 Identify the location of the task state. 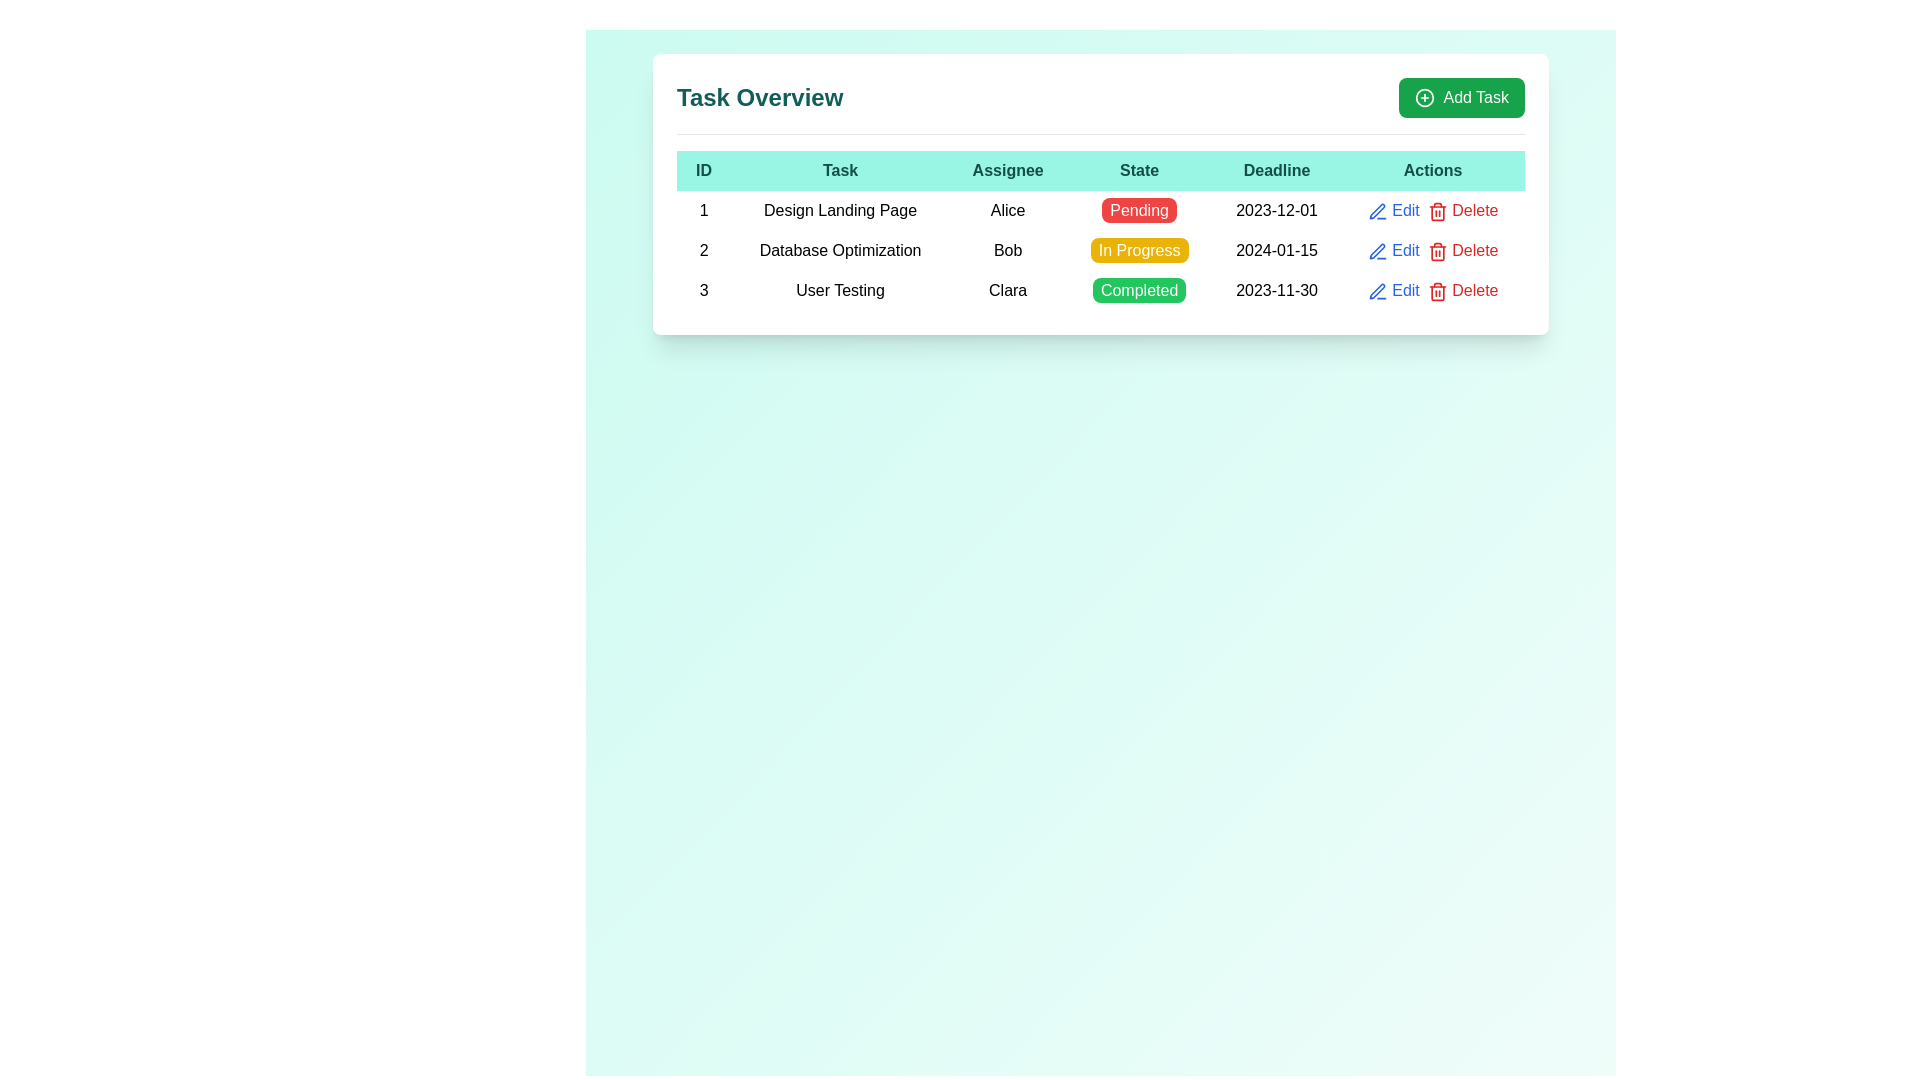
(1139, 211).